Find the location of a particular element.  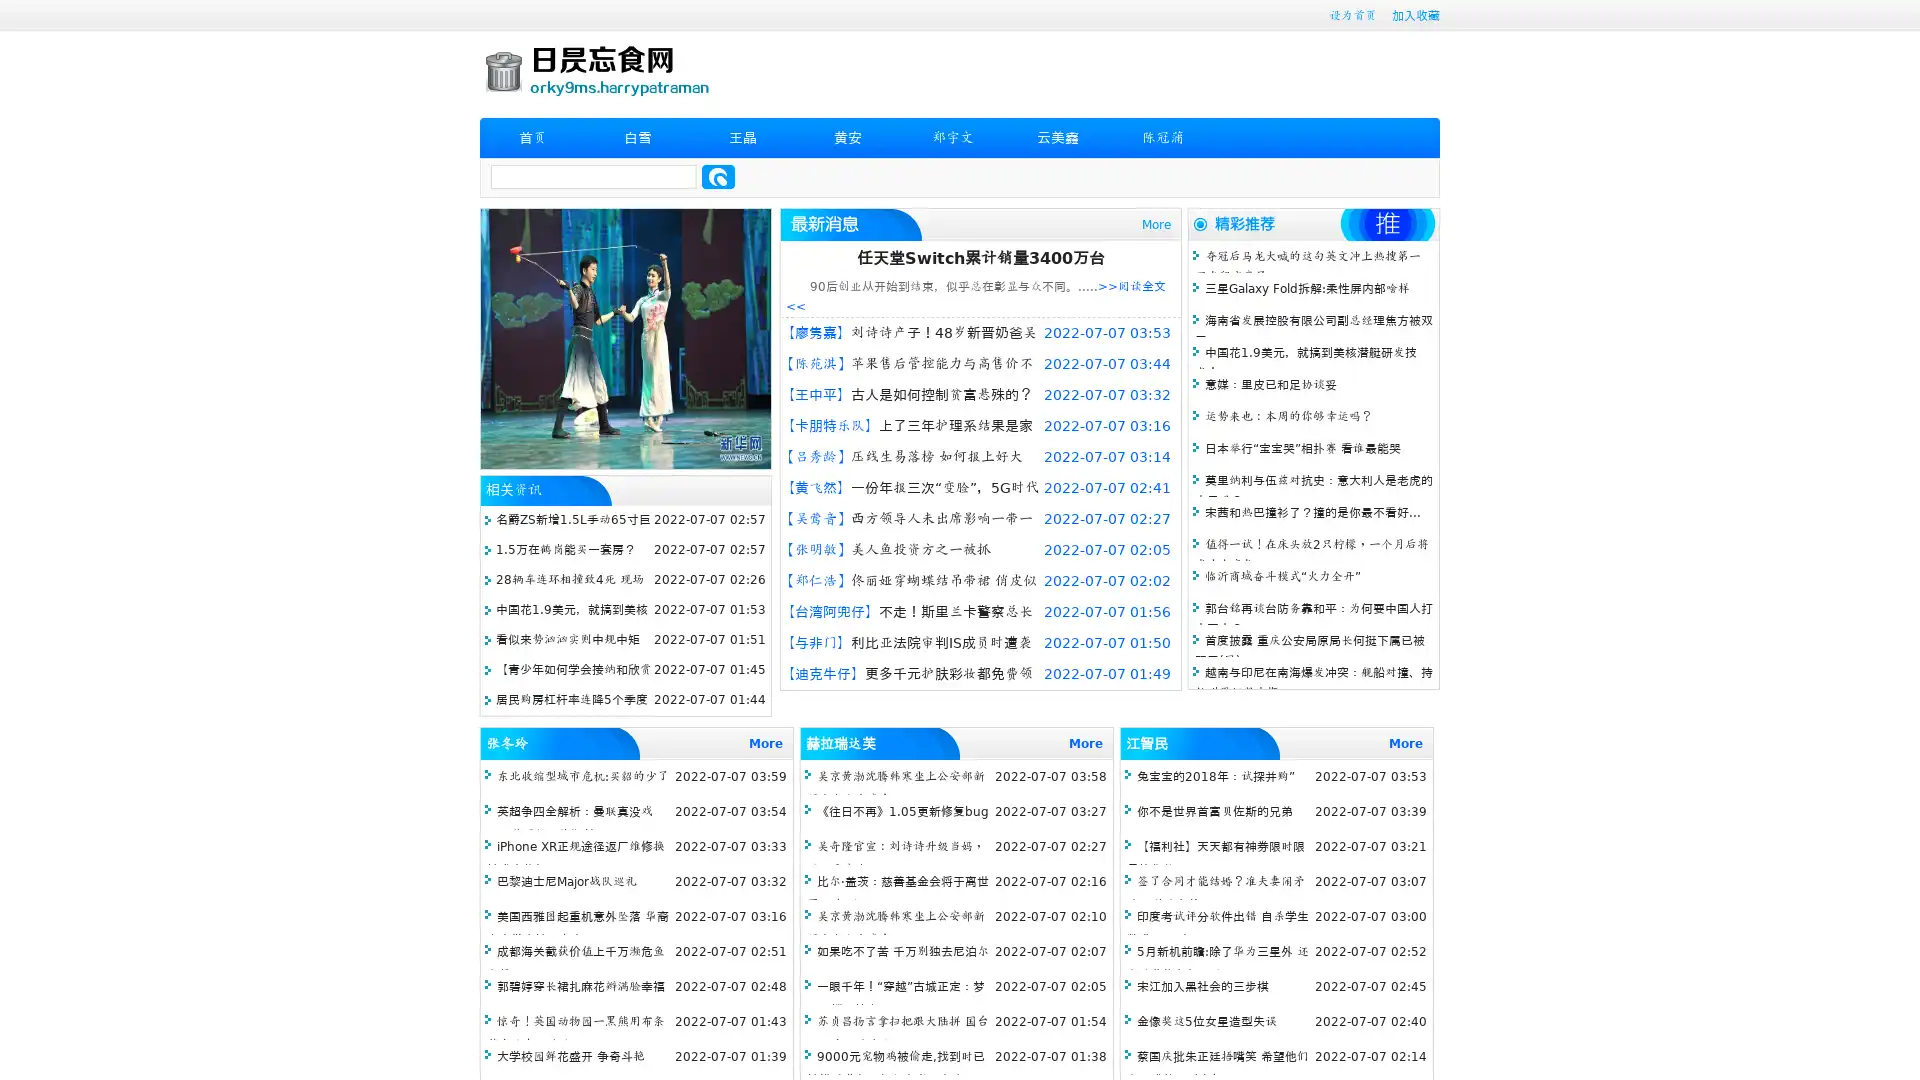

Search is located at coordinates (718, 176).